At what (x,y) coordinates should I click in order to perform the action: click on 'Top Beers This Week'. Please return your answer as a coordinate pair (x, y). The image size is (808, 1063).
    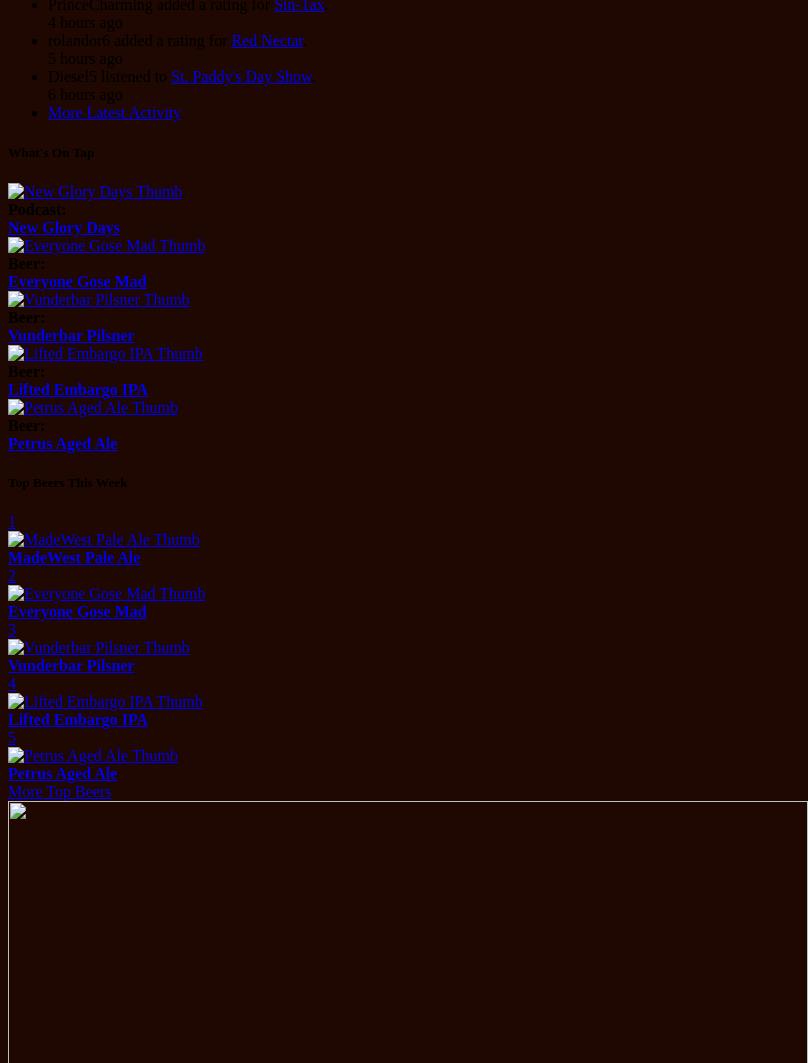
    Looking at the image, I should click on (67, 481).